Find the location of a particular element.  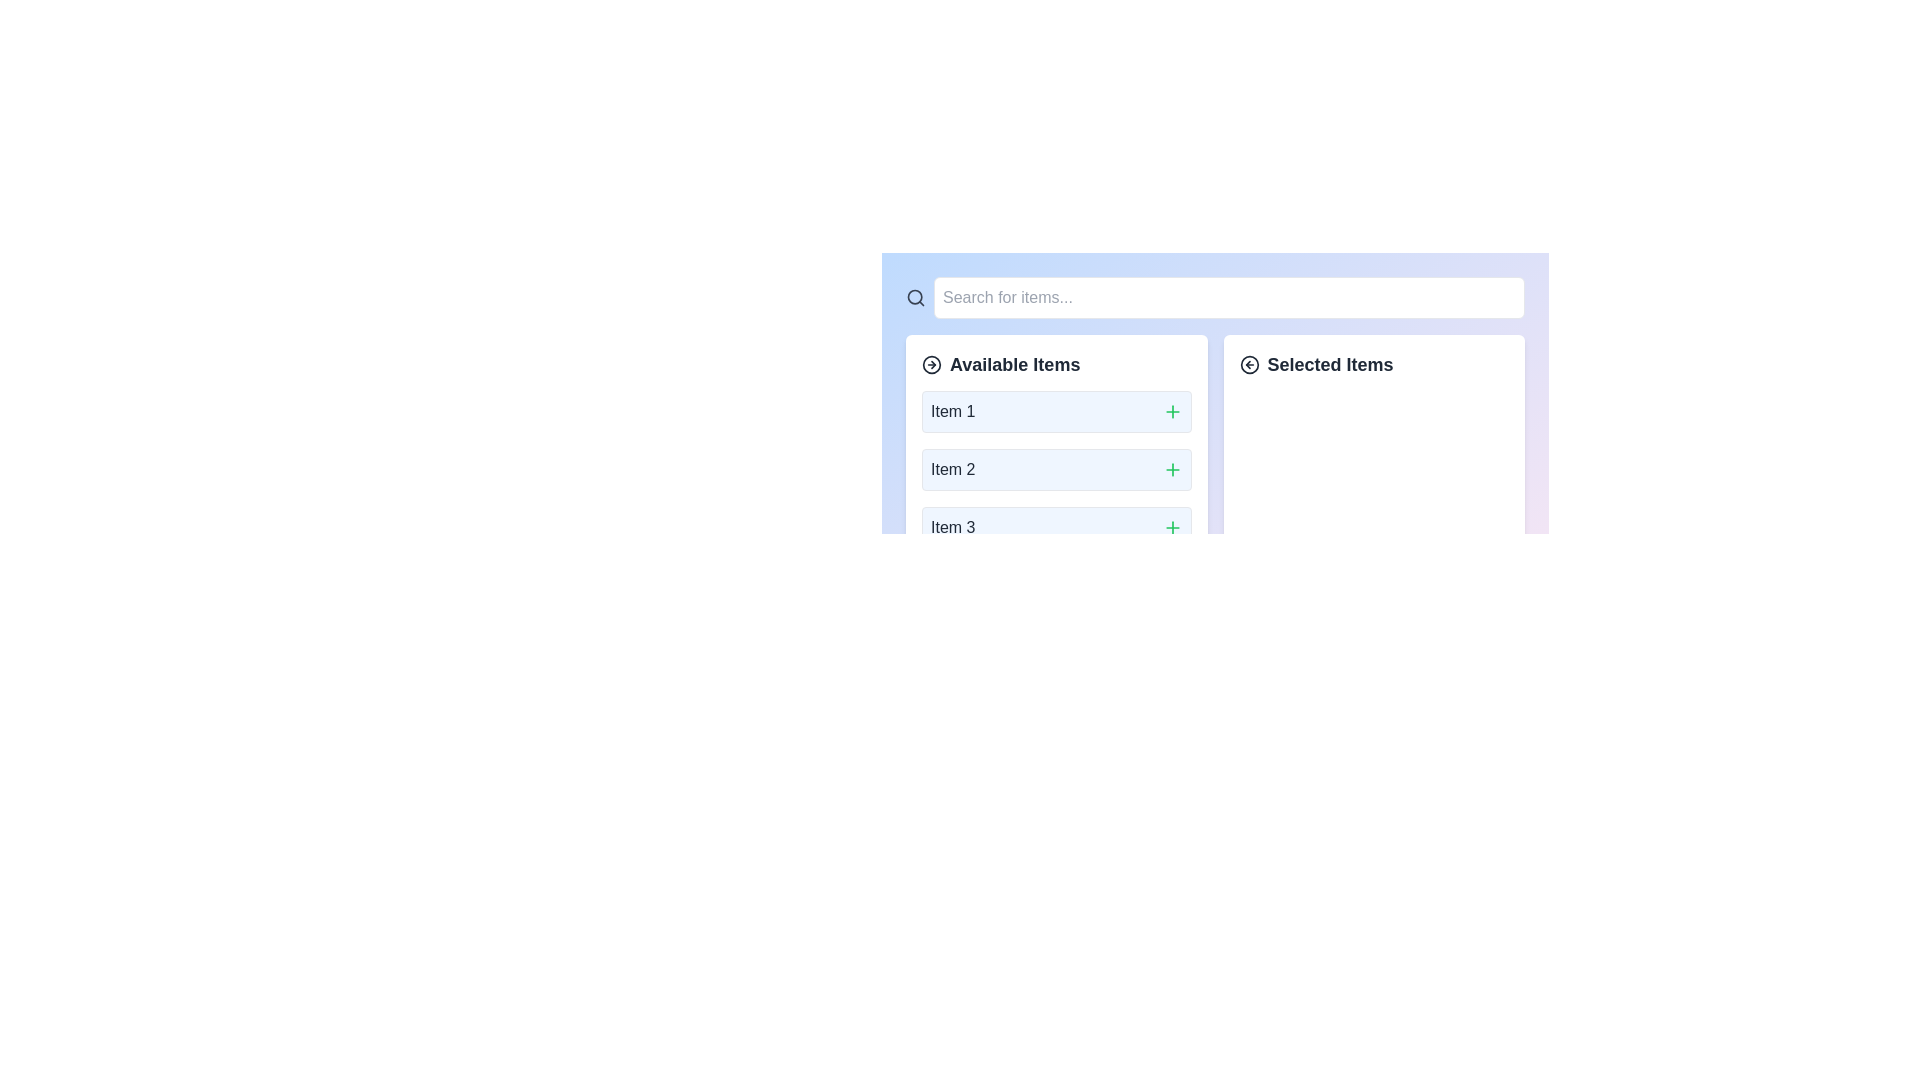

the third item in the 'Available Items' list, labeled 'Item 3', to indicate selection is located at coordinates (1055, 527).